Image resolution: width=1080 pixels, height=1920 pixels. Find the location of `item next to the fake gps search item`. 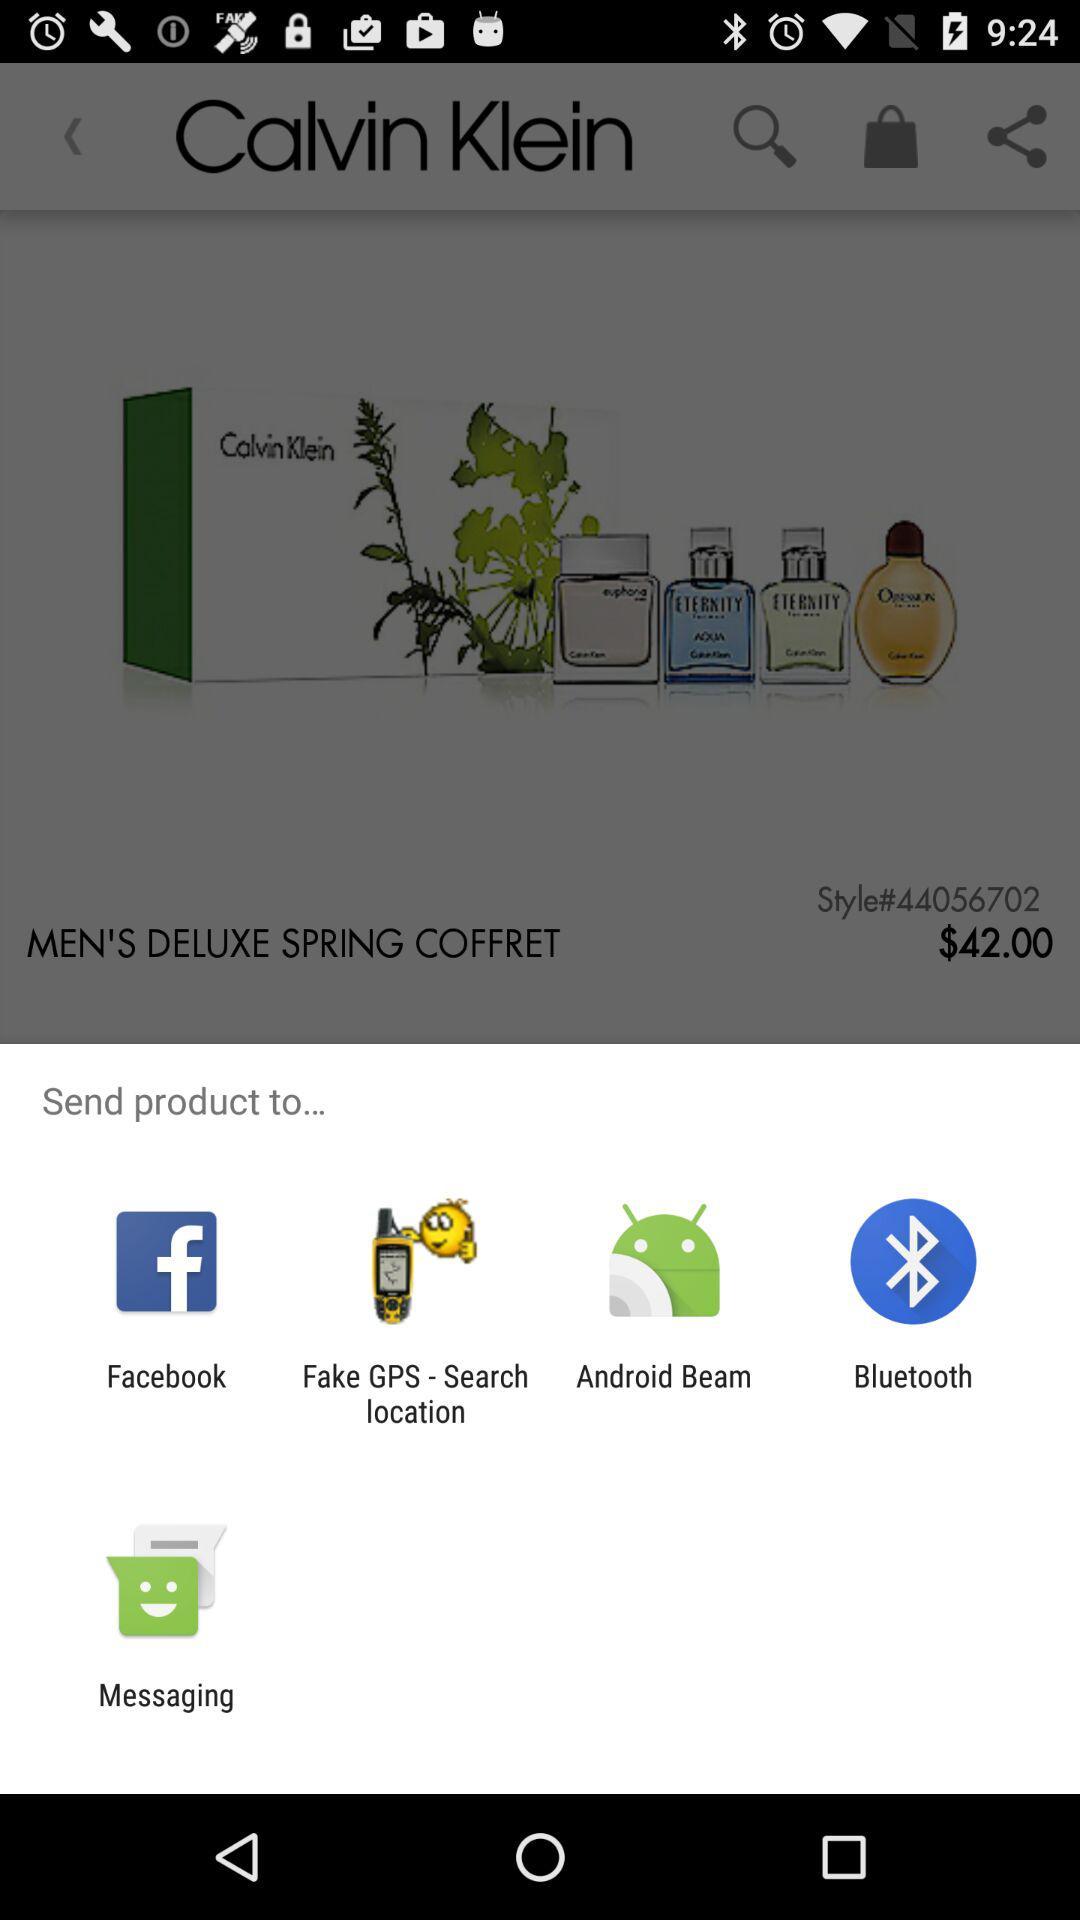

item next to the fake gps search item is located at coordinates (165, 1392).